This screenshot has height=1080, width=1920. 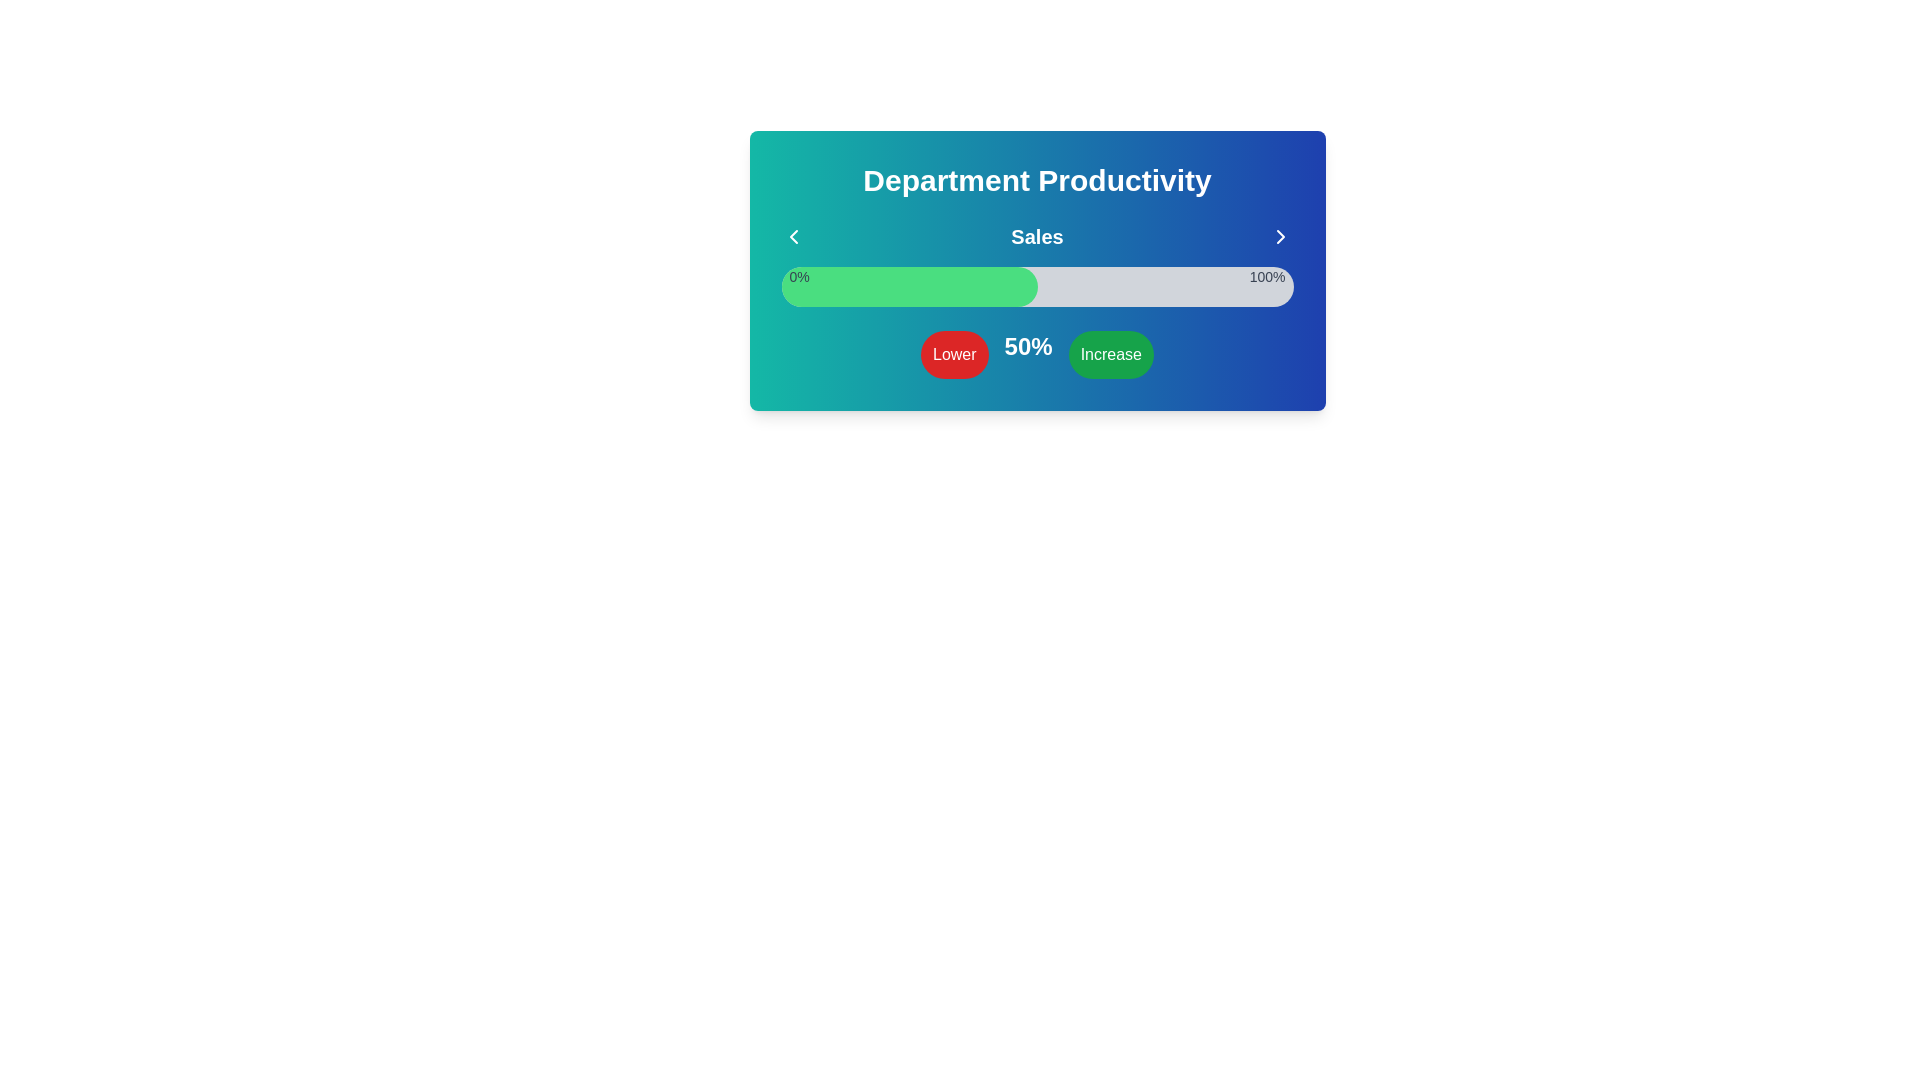 What do you see at coordinates (792, 235) in the screenshot?
I see `the left-pointing triangular arrow icon in the green gradient header titled 'Department Productivity'` at bounding box center [792, 235].